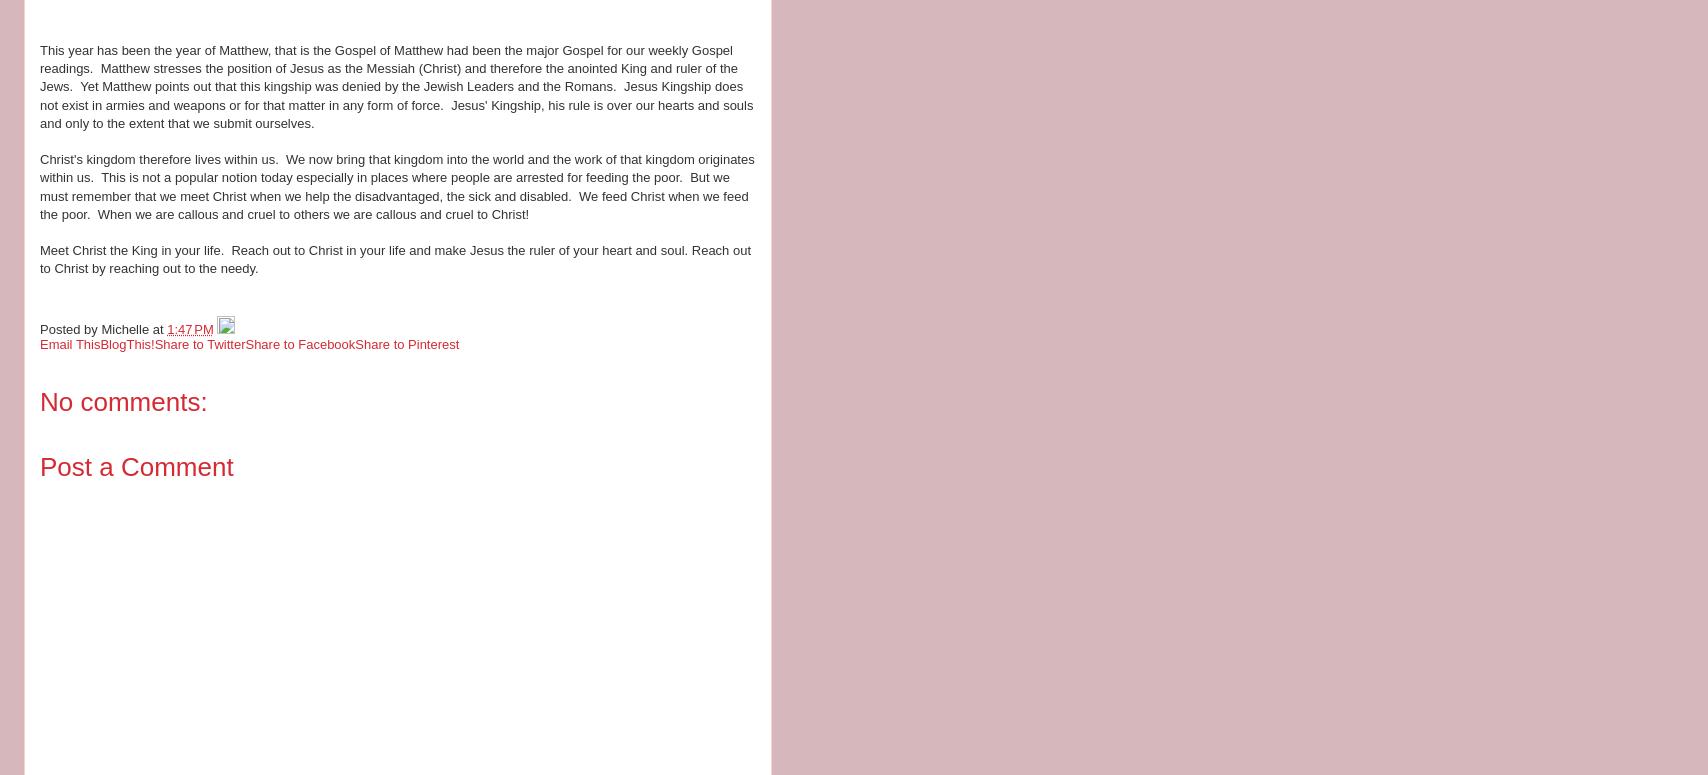 The image size is (1708, 775). Describe the element at coordinates (99, 343) in the screenshot. I see `'BlogThis!'` at that location.